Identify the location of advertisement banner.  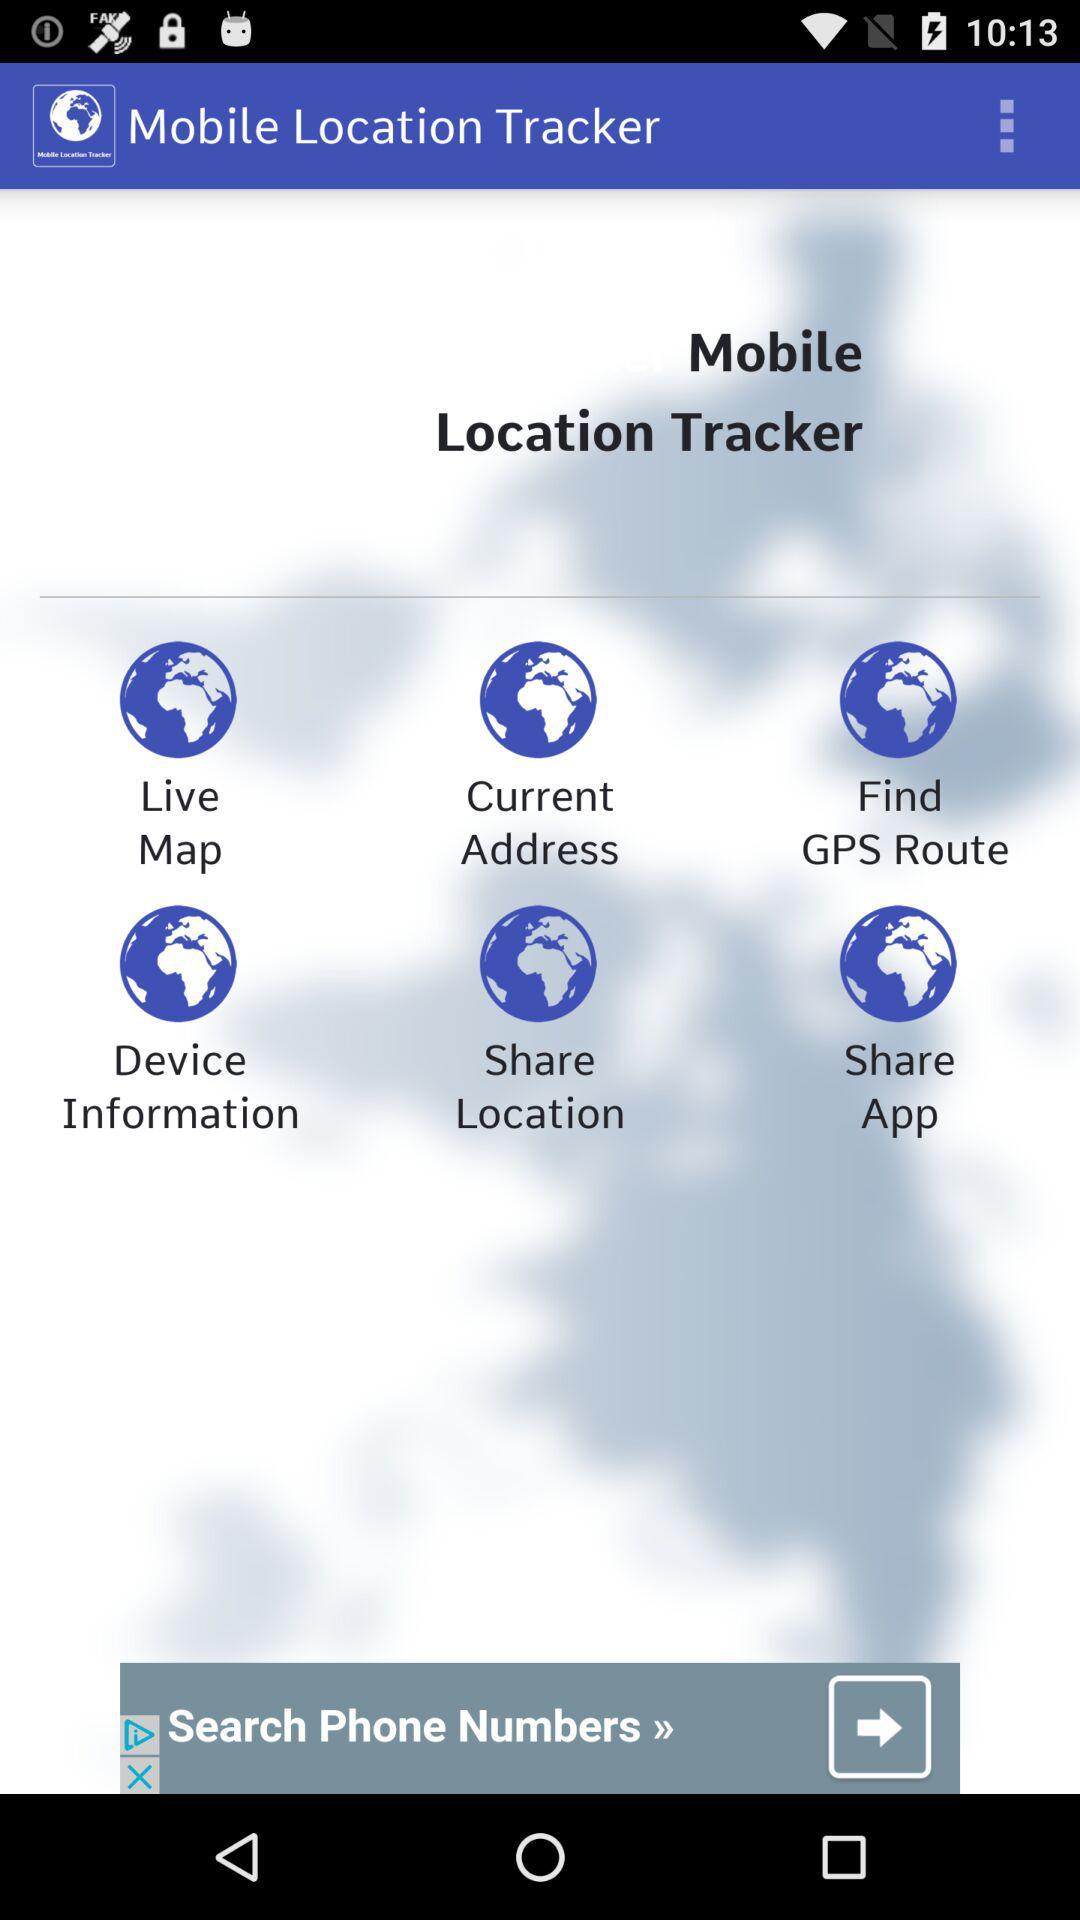
(540, 1727).